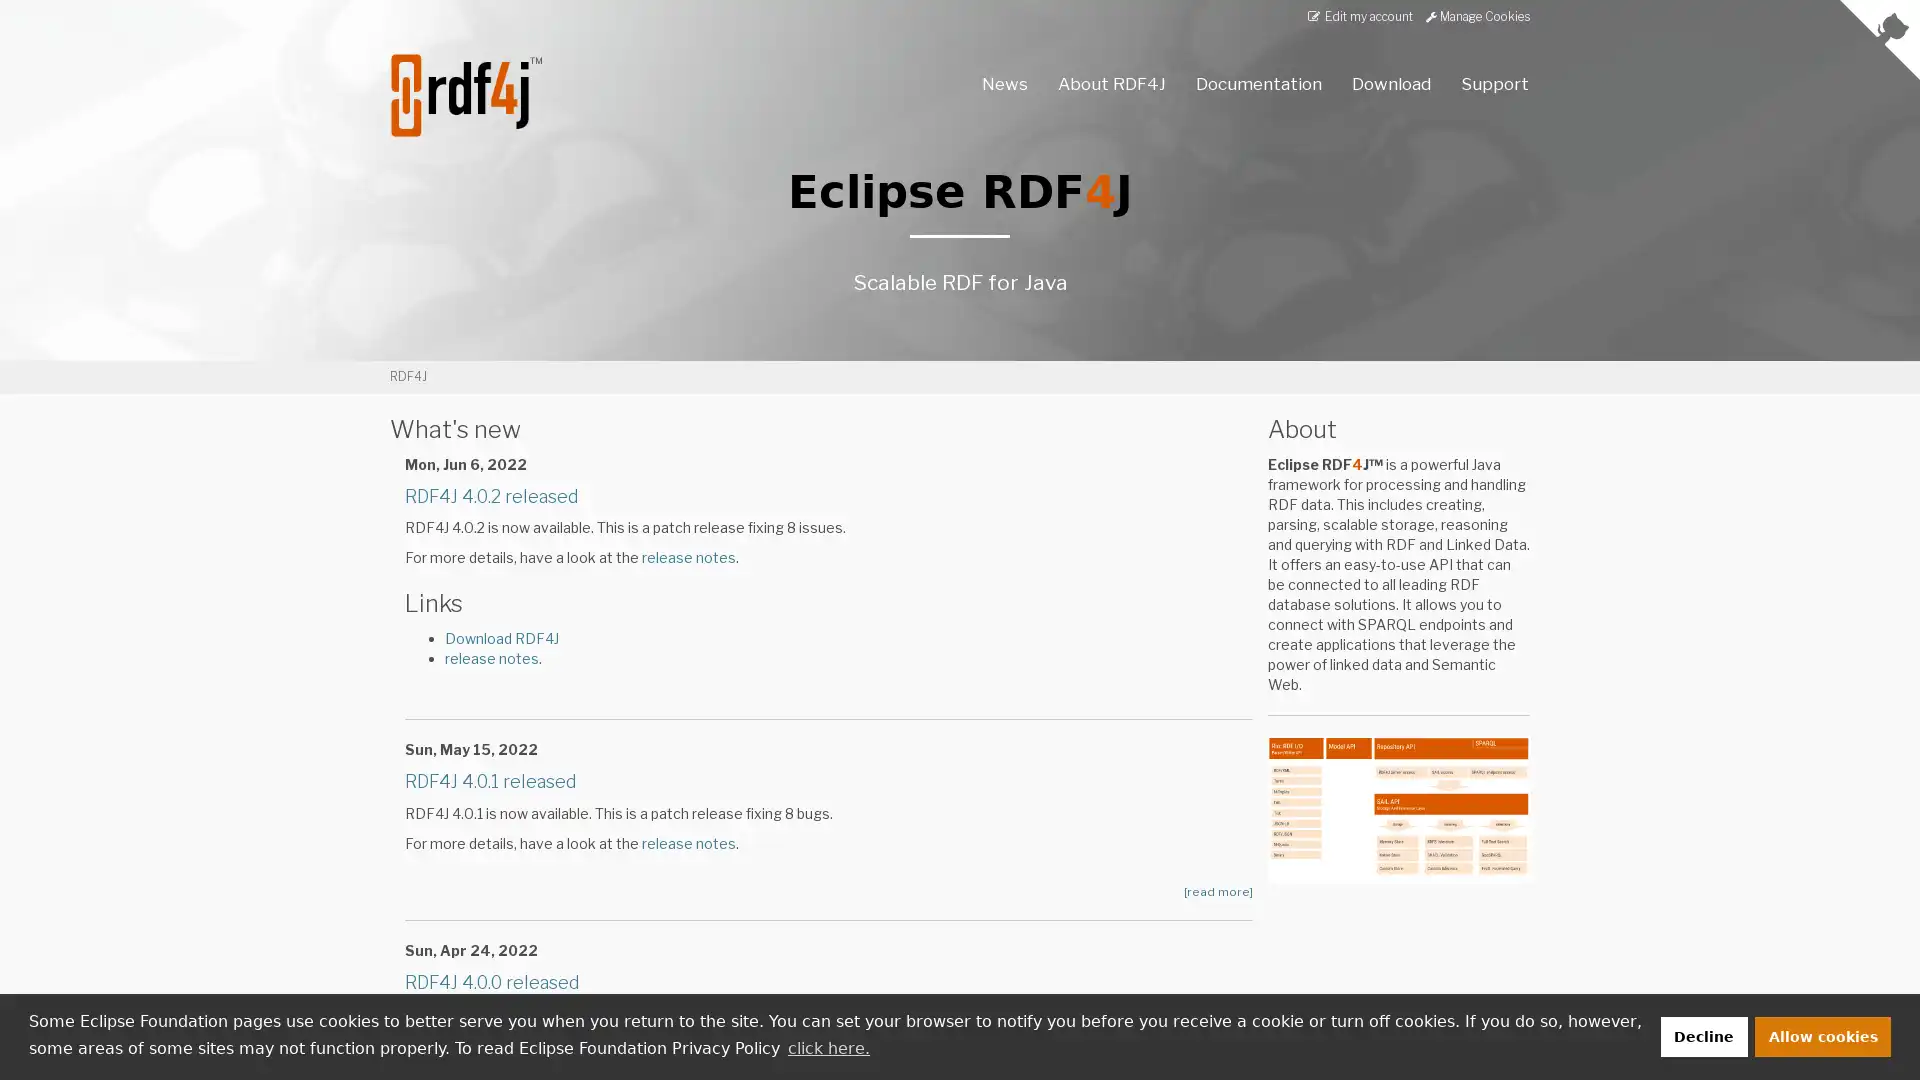 This screenshot has height=1080, width=1920. What do you see at coordinates (1823, 1035) in the screenshot?
I see `allow cookies` at bounding box center [1823, 1035].